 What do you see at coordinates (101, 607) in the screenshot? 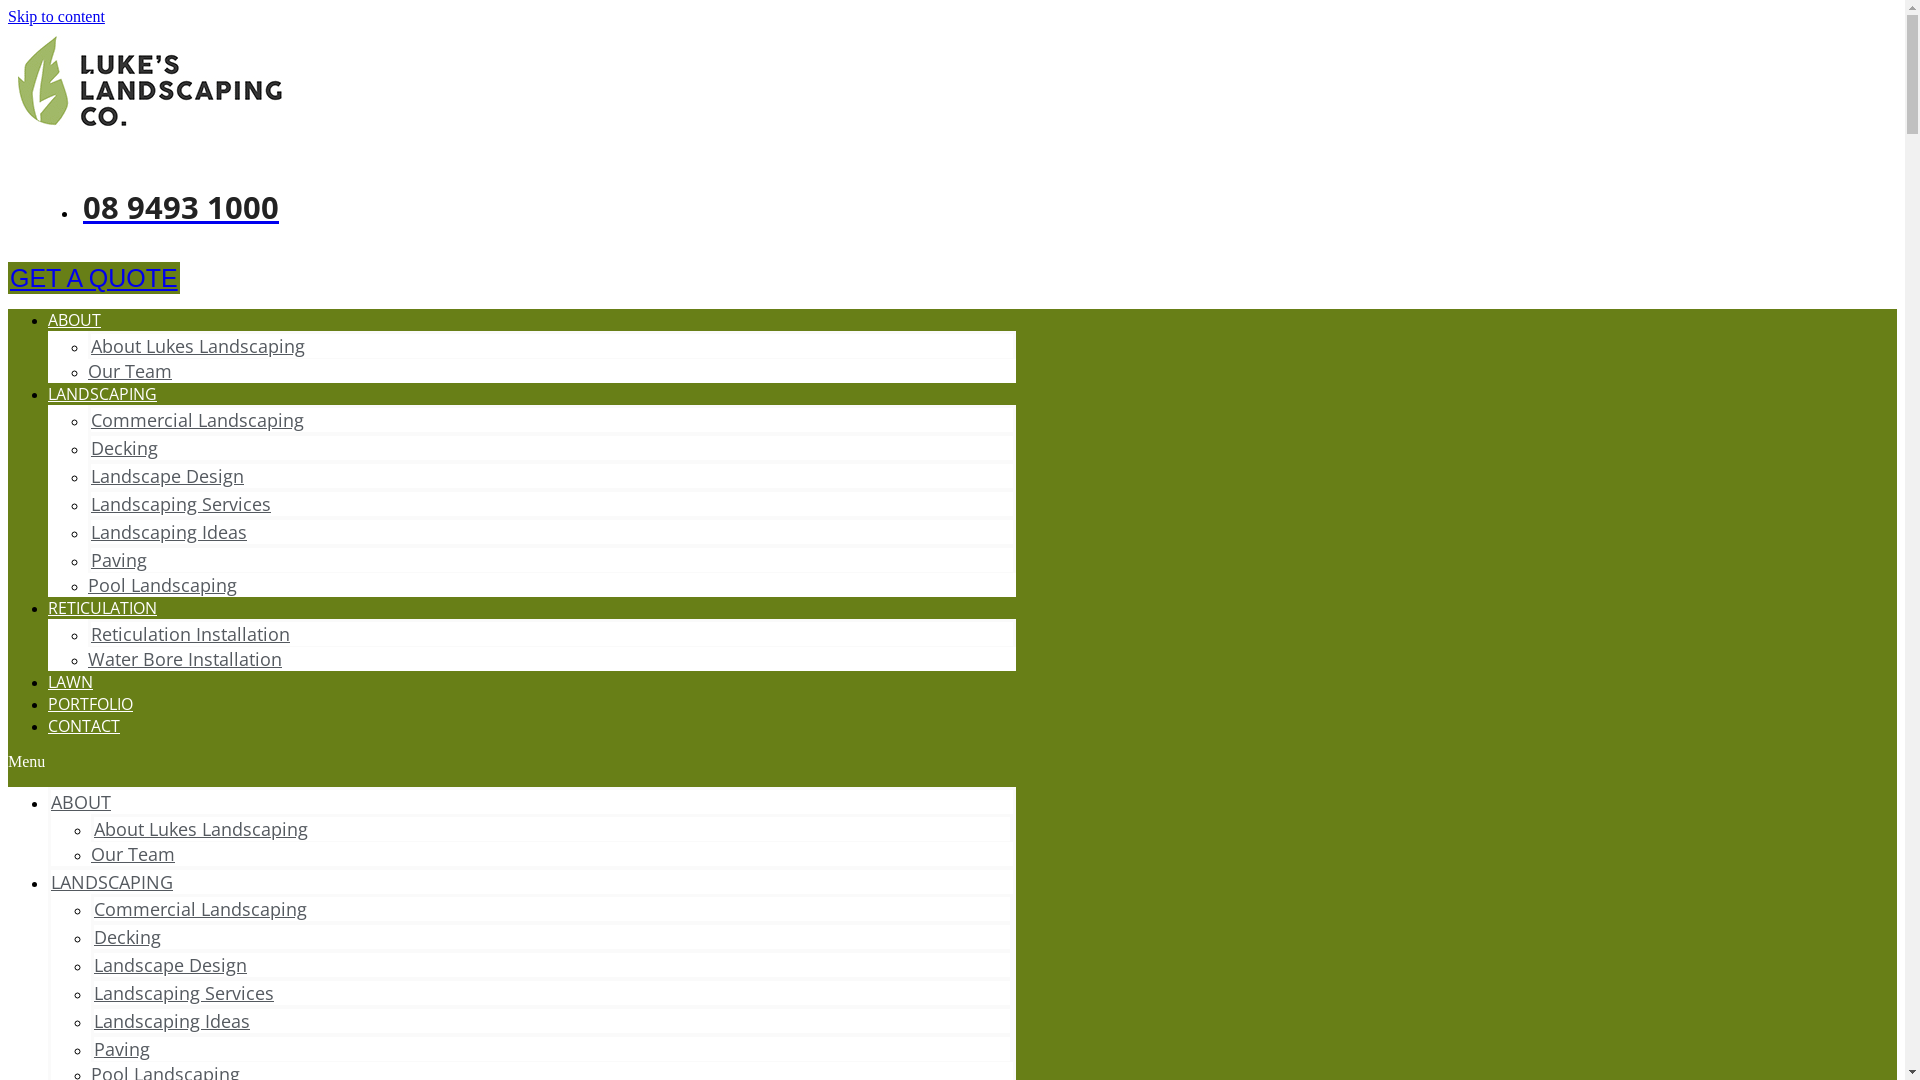
I see `'RETICULATION'` at bounding box center [101, 607].